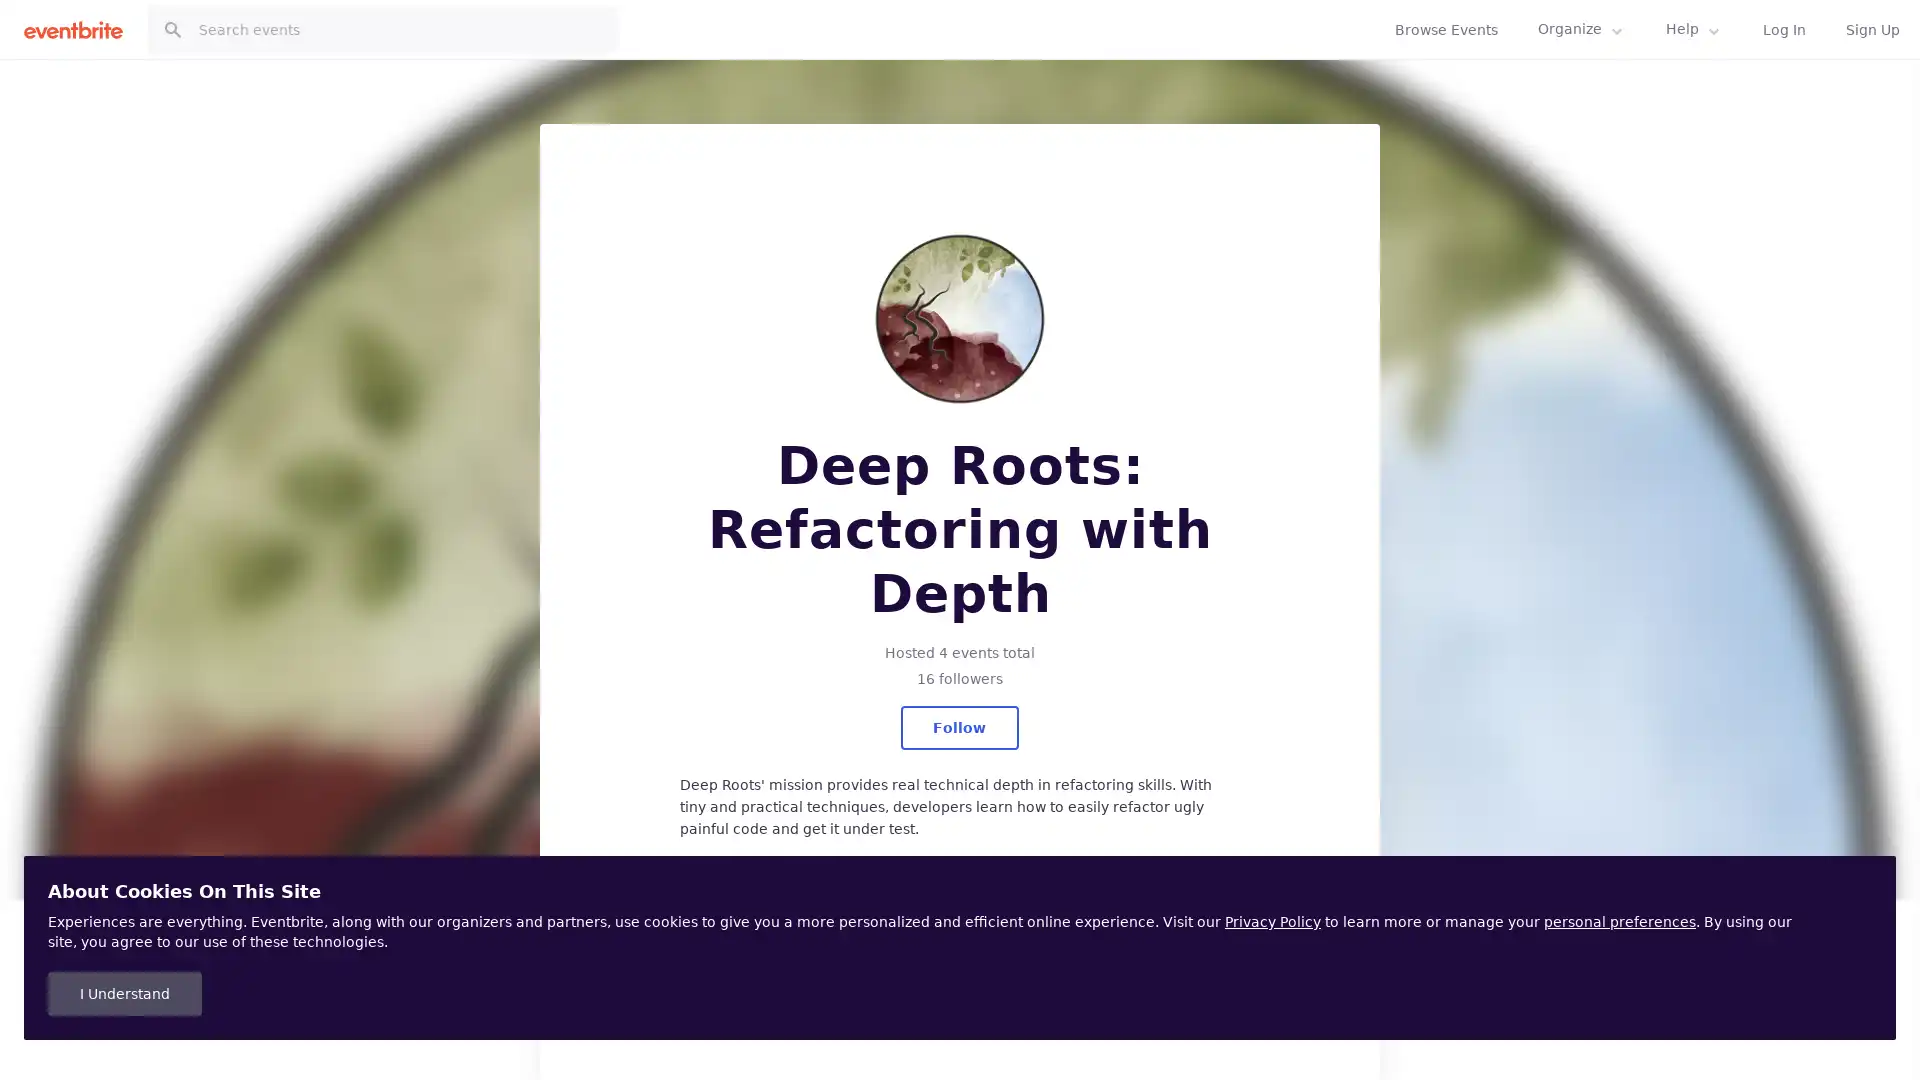 The height and width of the screenshot is (1080, 1920). I want to click on Contact the organizer, so click(958, 960).